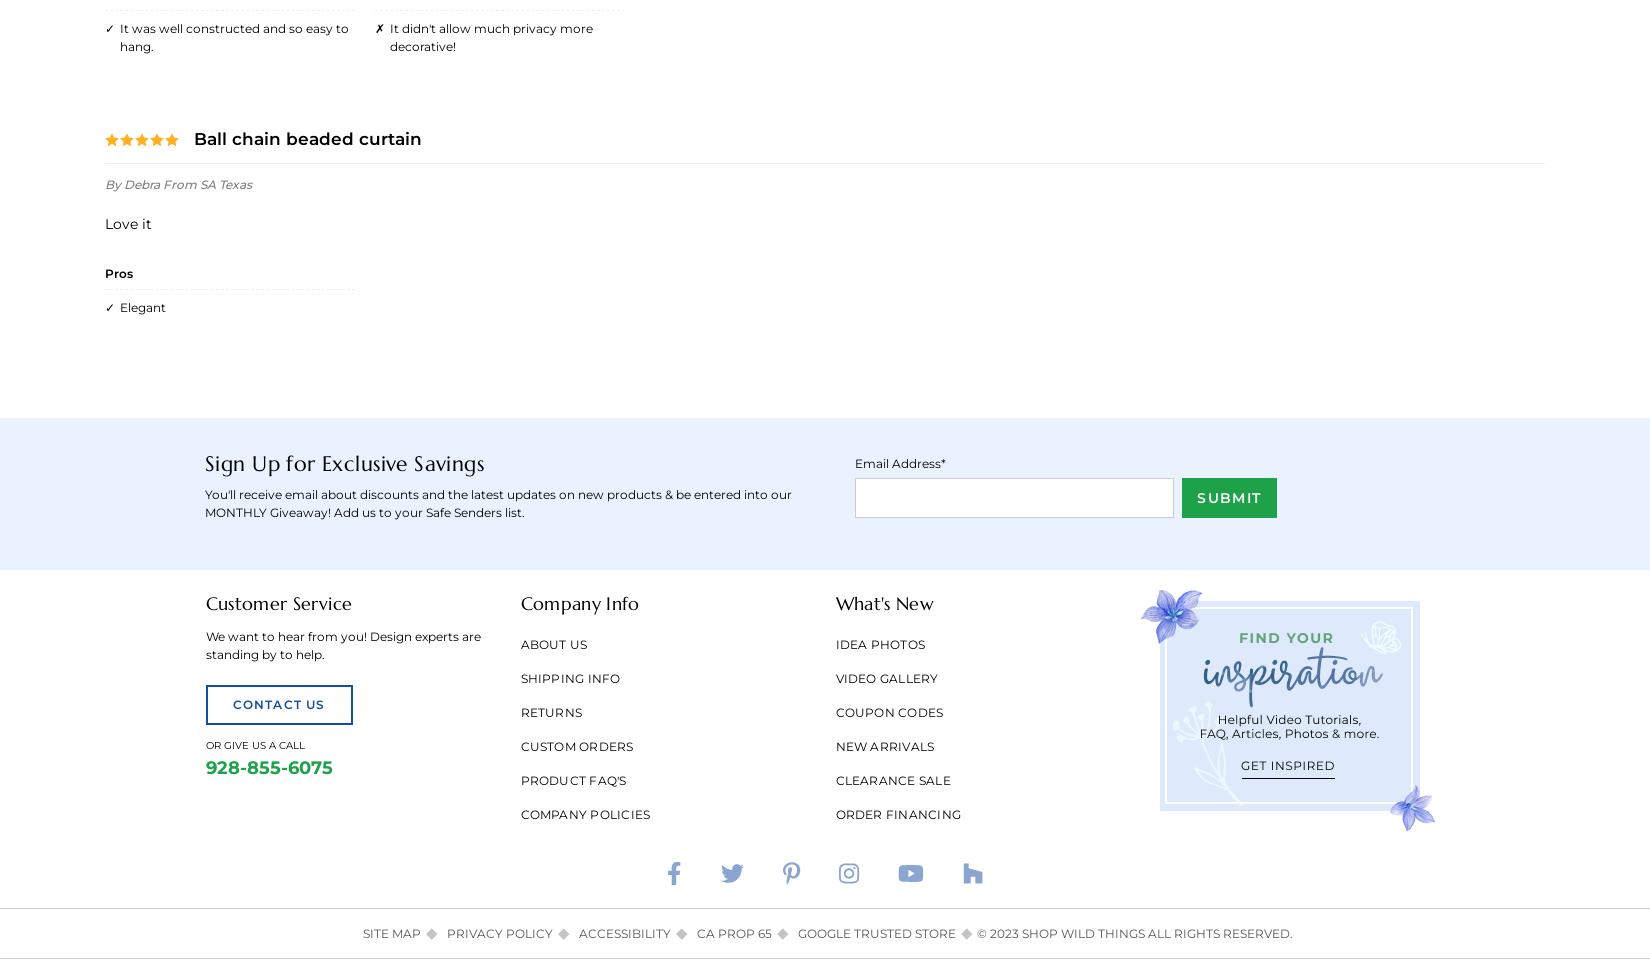 The width and height of the screenshot is (1650, 974). What do you see at coordinates (886, 677) in the screenshot?
I see `'Video Gallery'` at bounding box center [886, 677].